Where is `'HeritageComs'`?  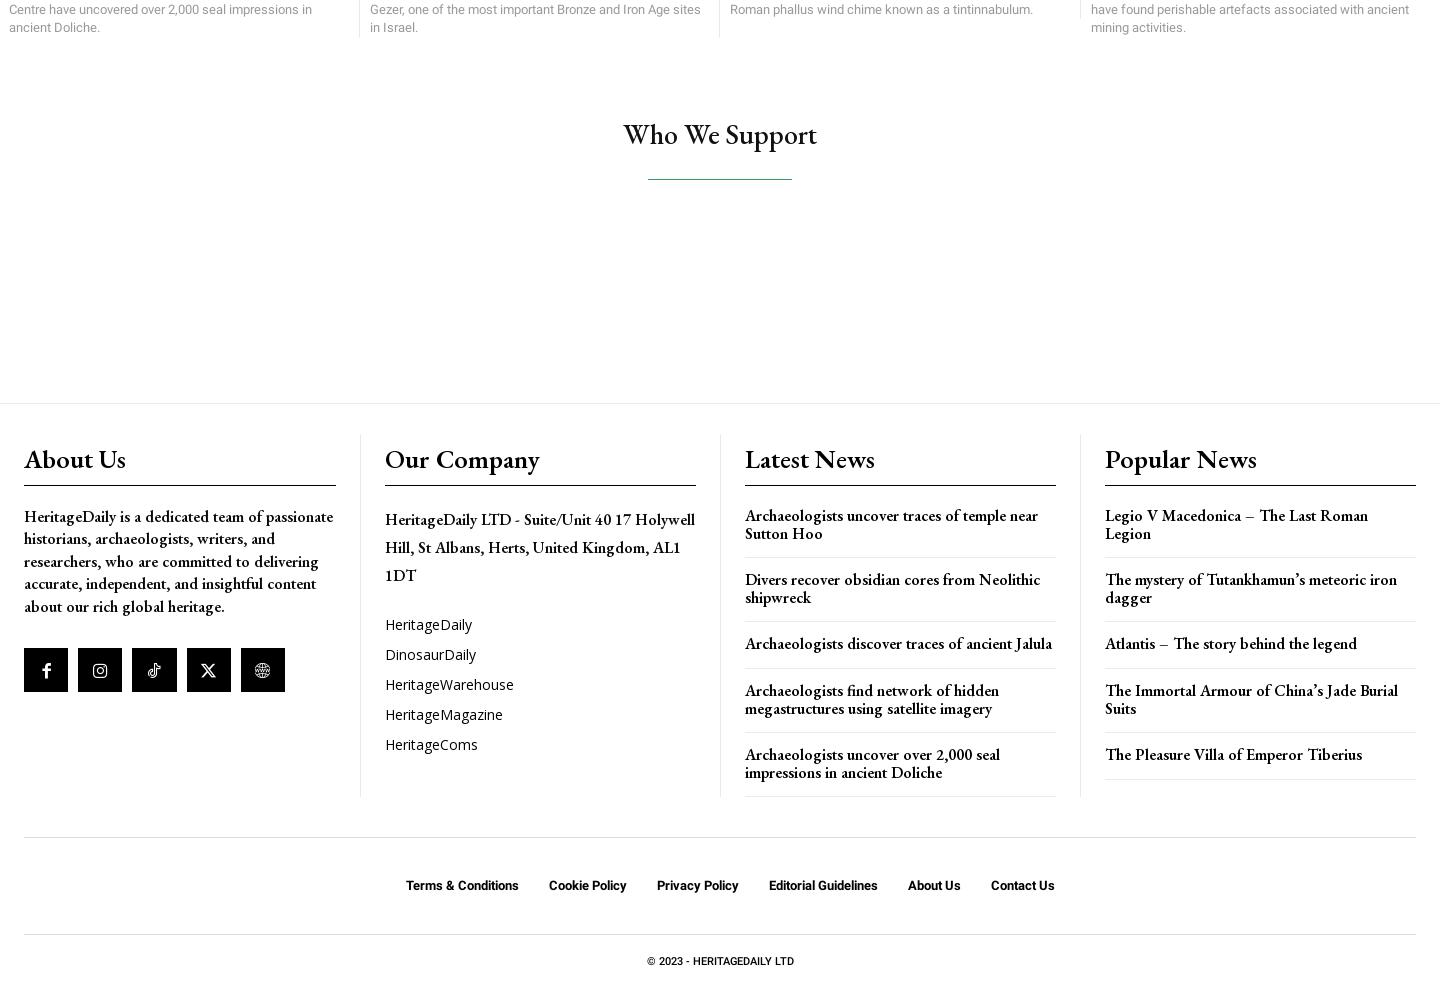
'HeritageComs' is located at coordinates (431, 744).